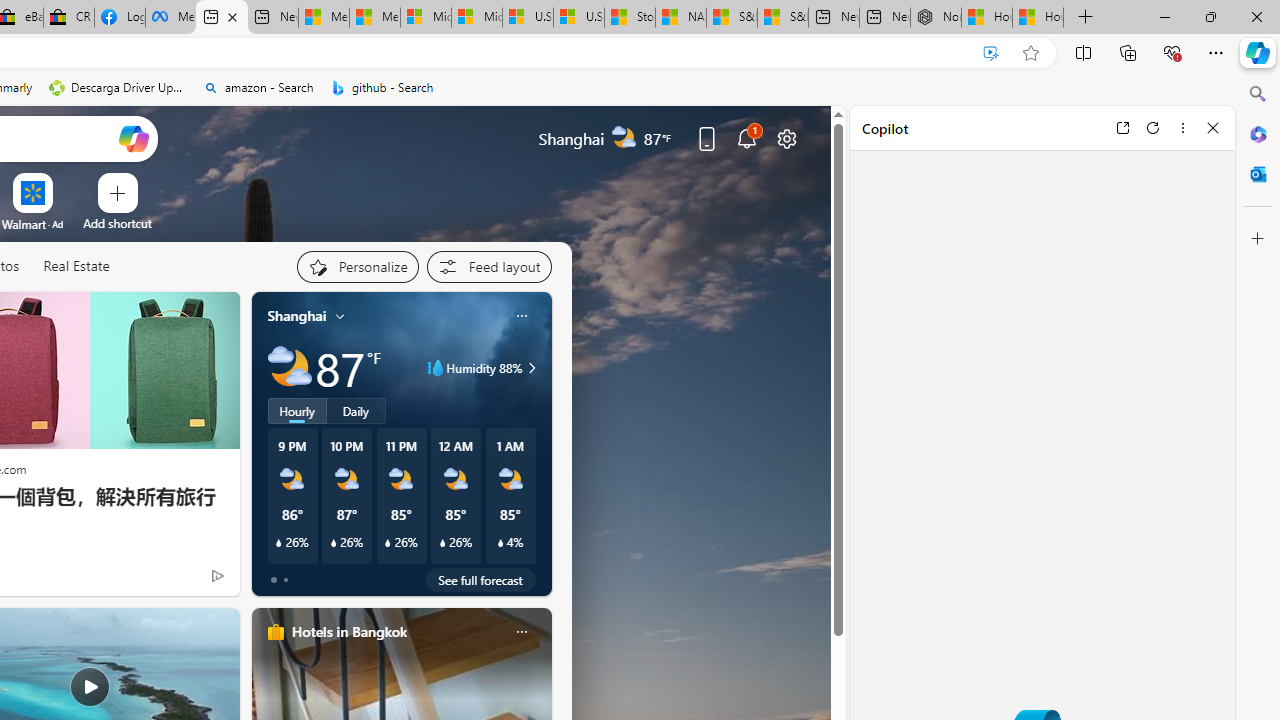  Describe the element at coordinates (781, 17) in the screenshot. I see `'S&P 500, Nasdaq end lower, weighed by Nvidia dip | Watch'` at that location.